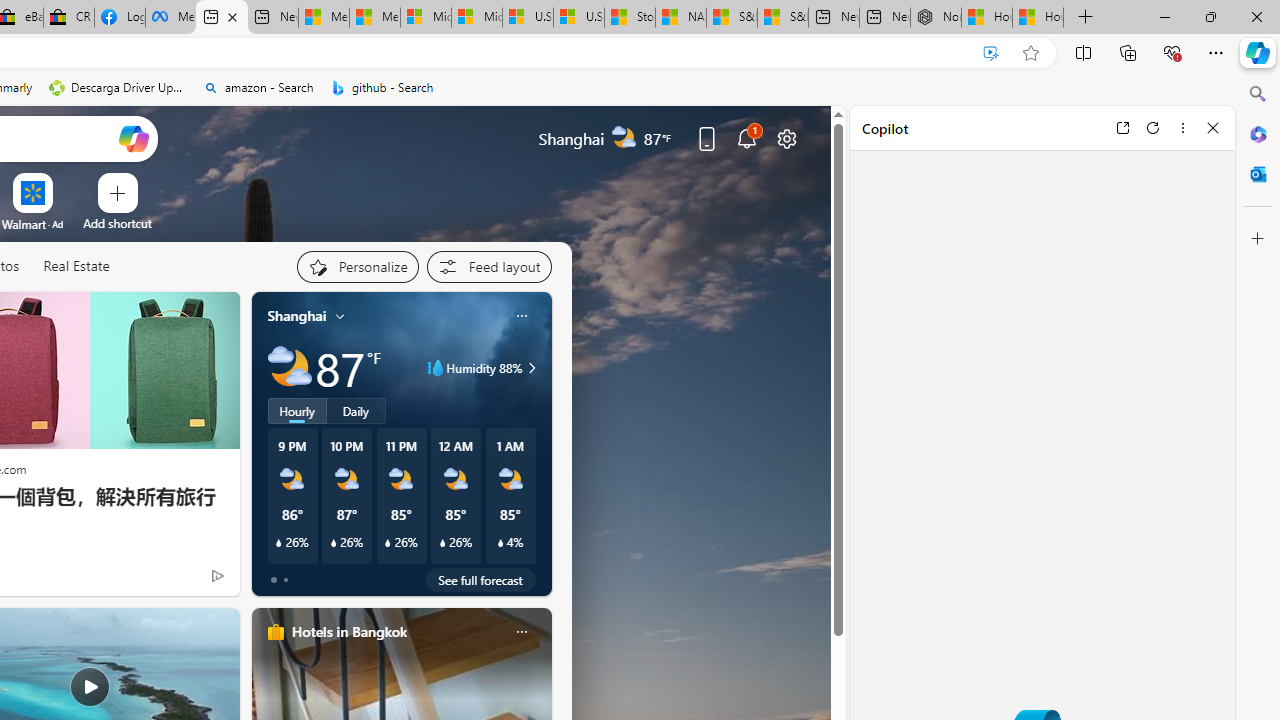  Describe the element at coordinates (781, 17) in the screenshot. I see `'S&P 500, Nasdaq end lower, weighed by Nvidia dip | Watch'` at that location.